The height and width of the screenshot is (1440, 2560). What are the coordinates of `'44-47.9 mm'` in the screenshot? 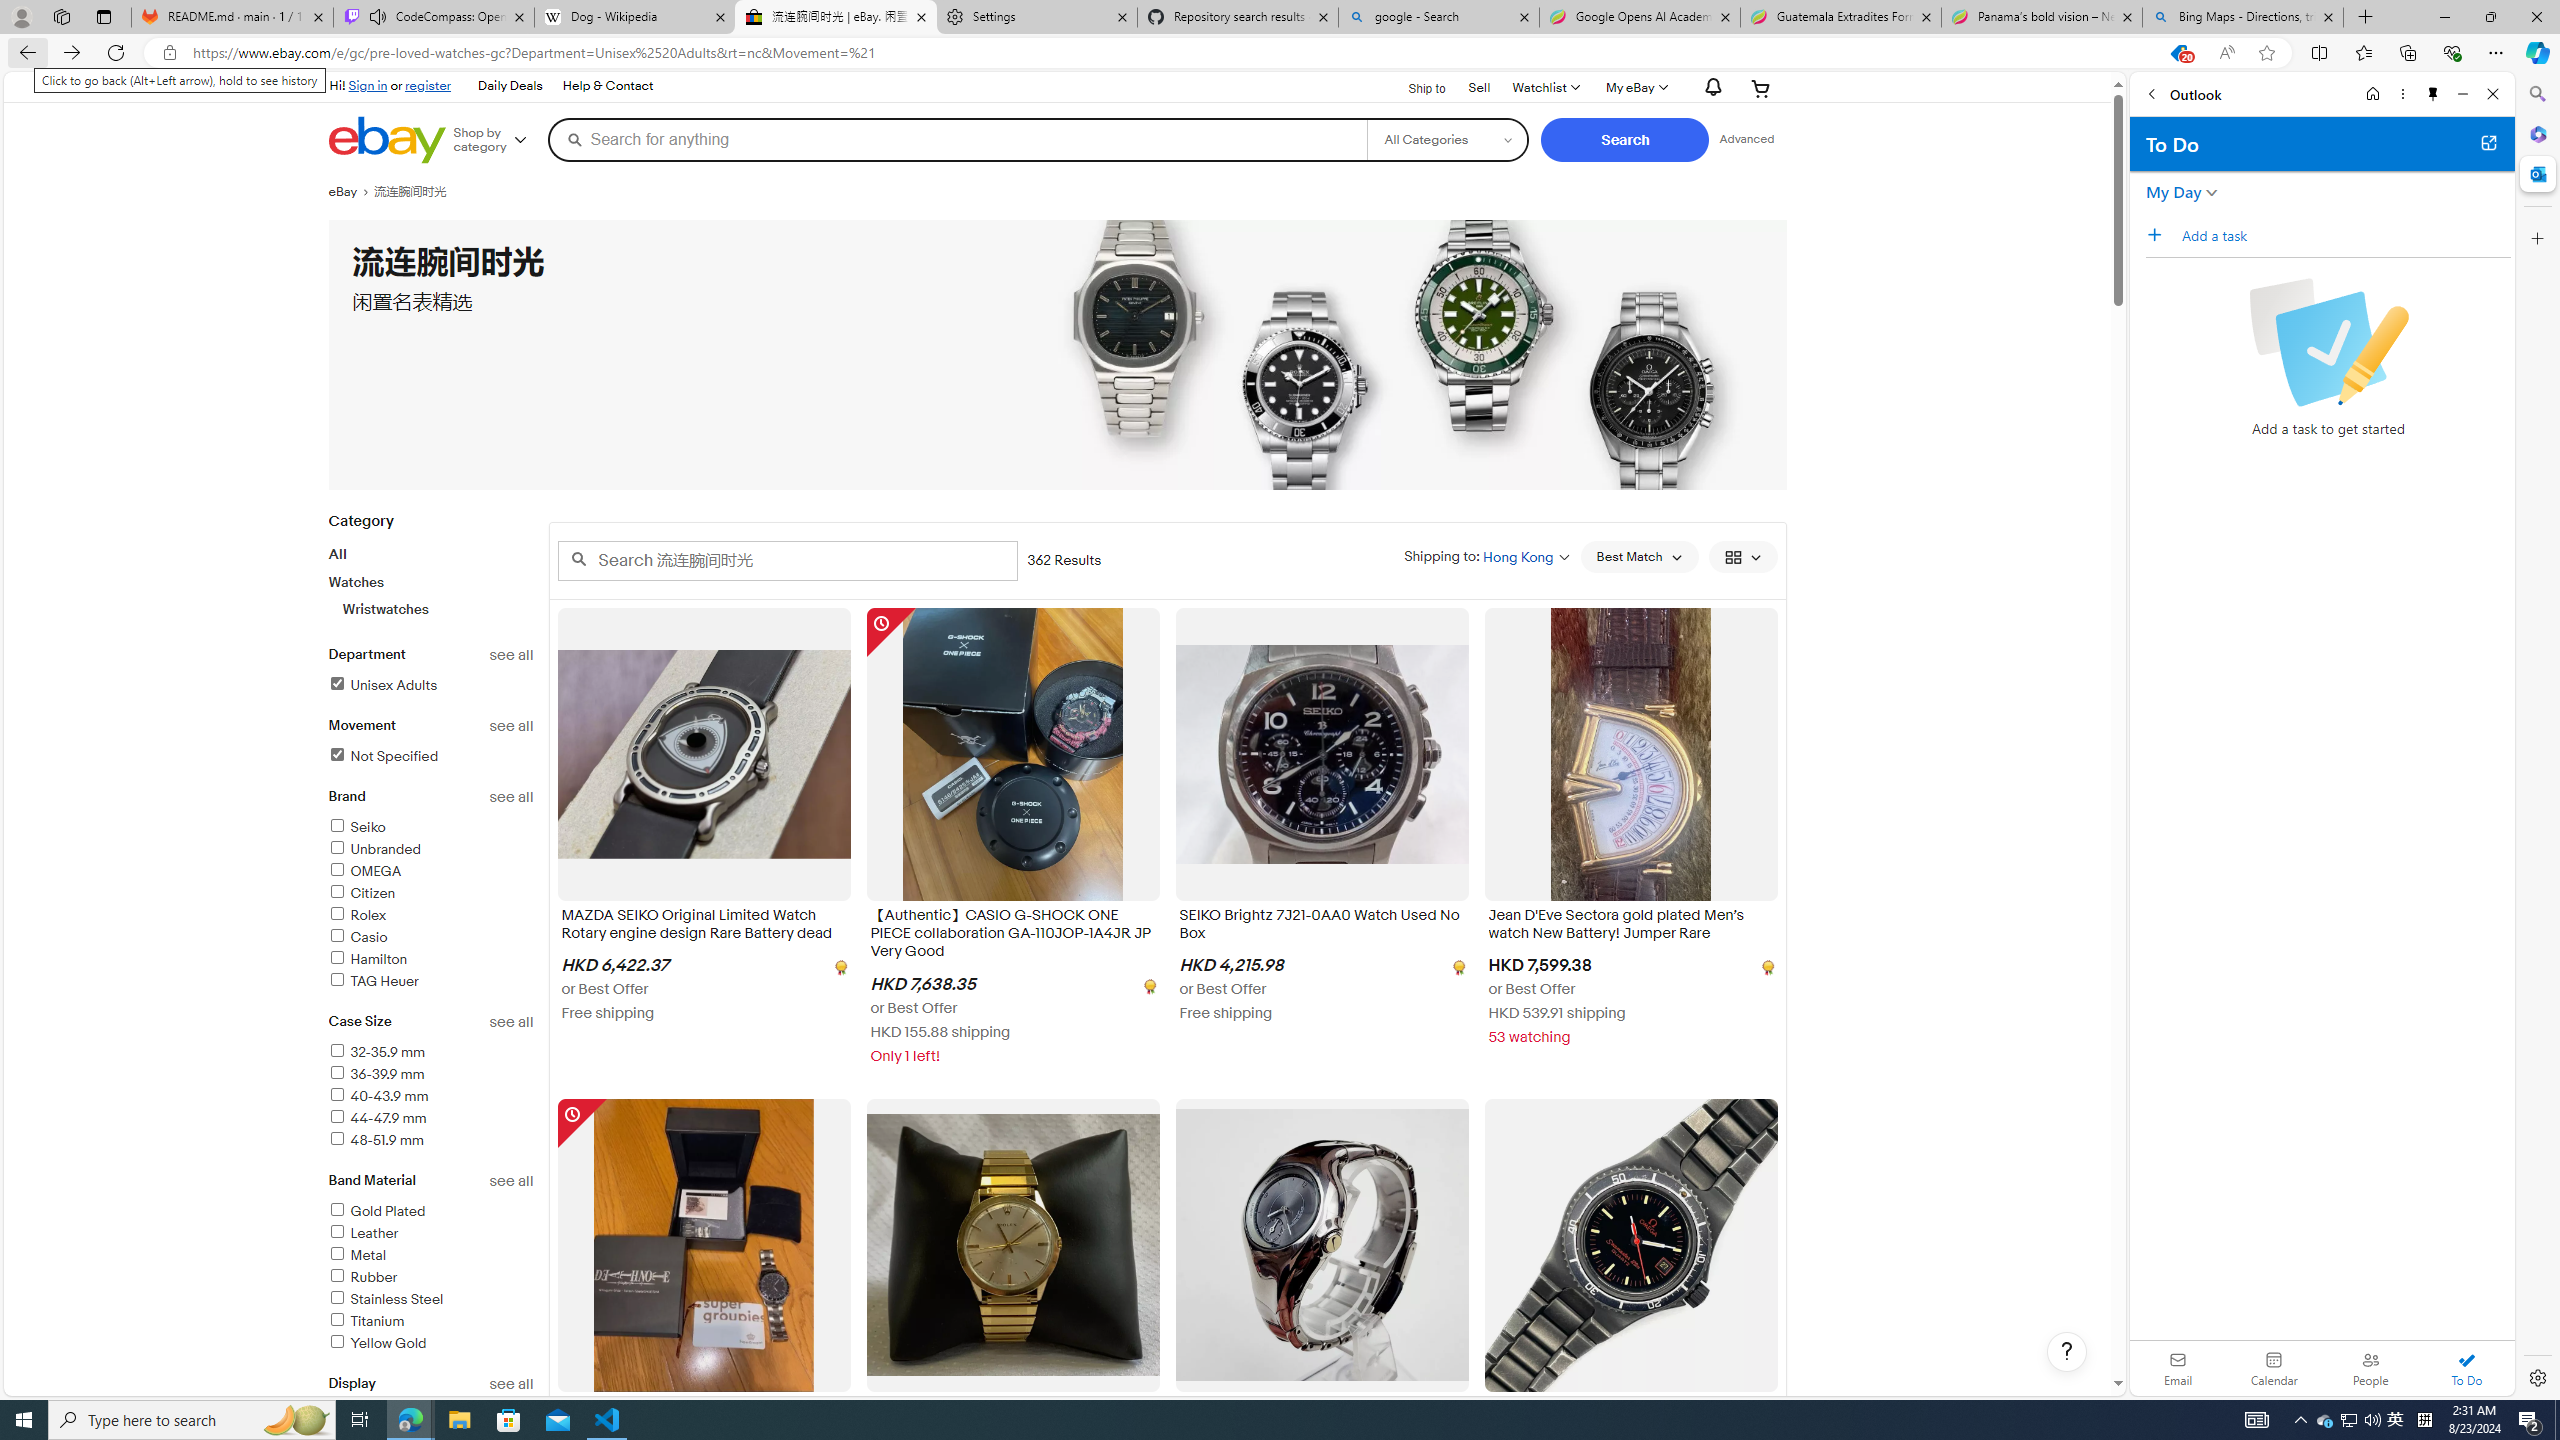 It's located at (431, 1118).